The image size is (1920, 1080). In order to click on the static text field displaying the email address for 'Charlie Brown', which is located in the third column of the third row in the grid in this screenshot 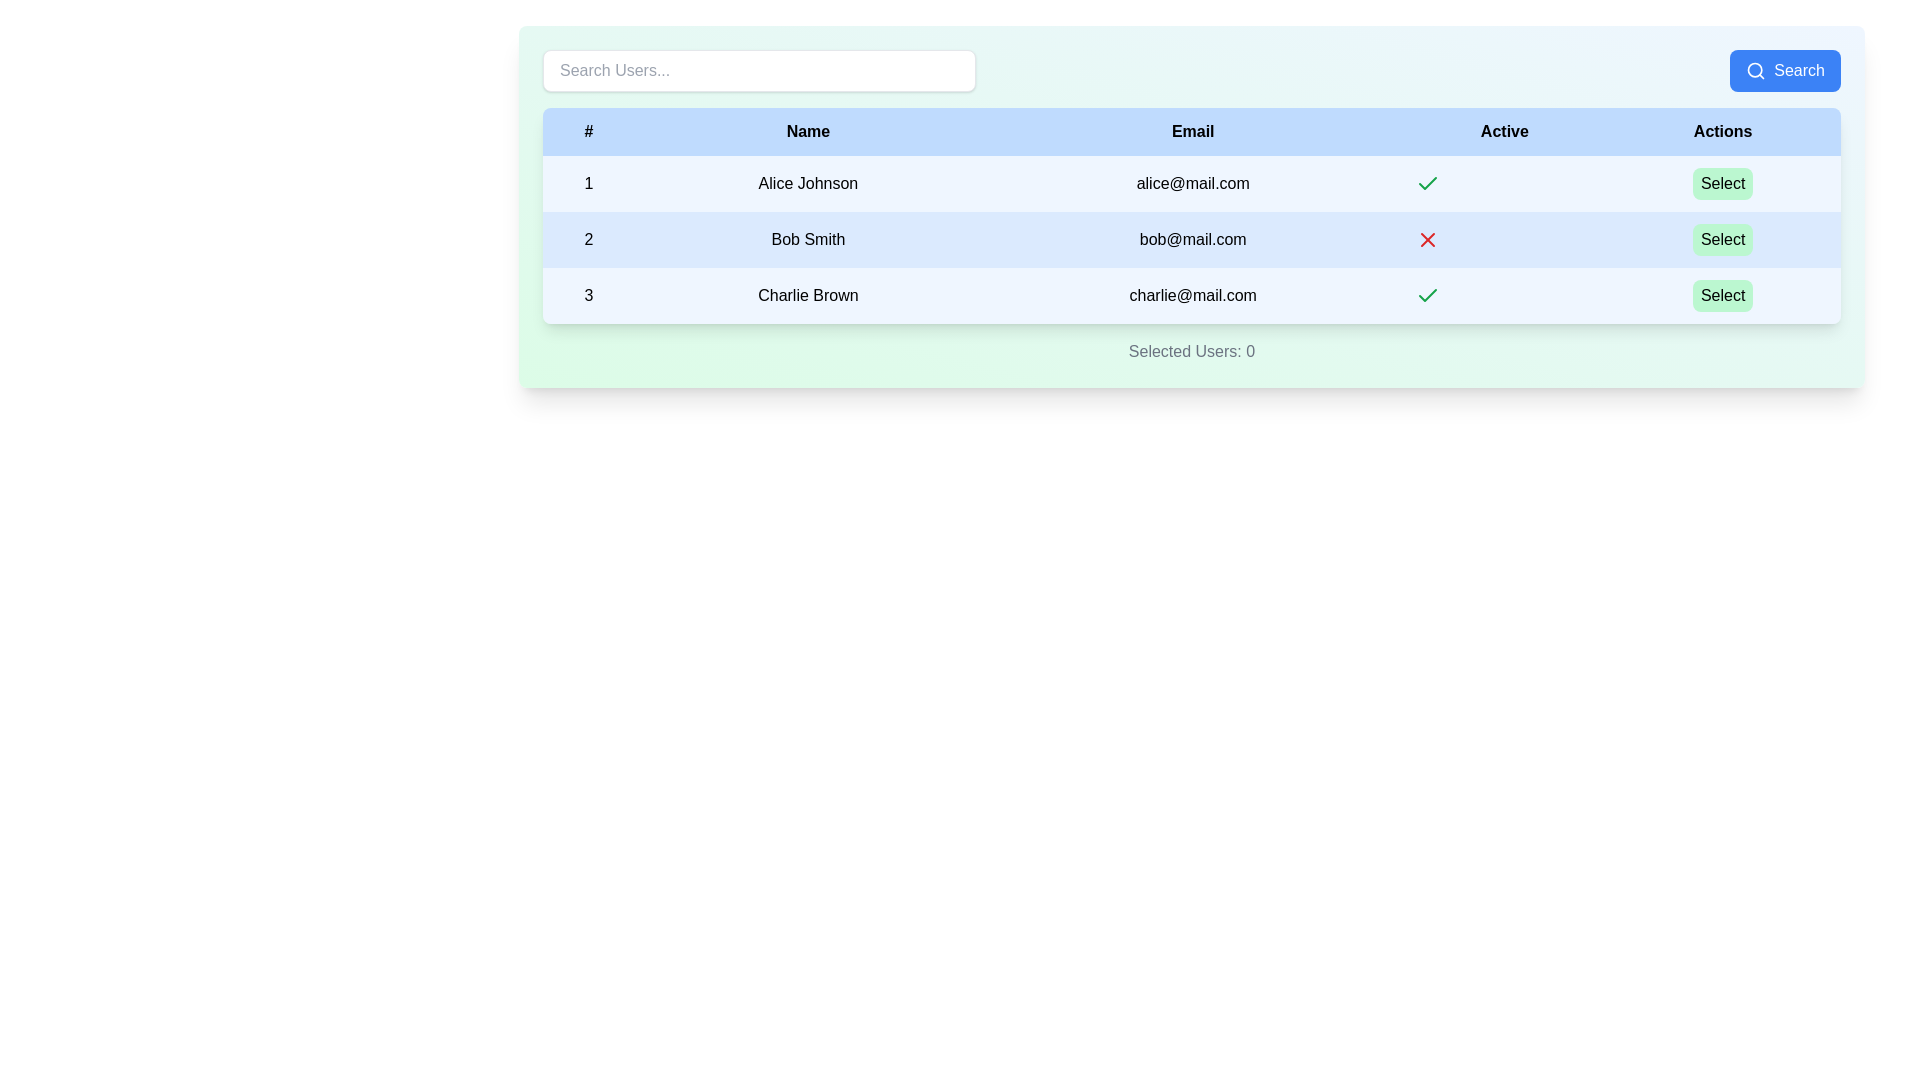, I will do `click(1193, 296)`.